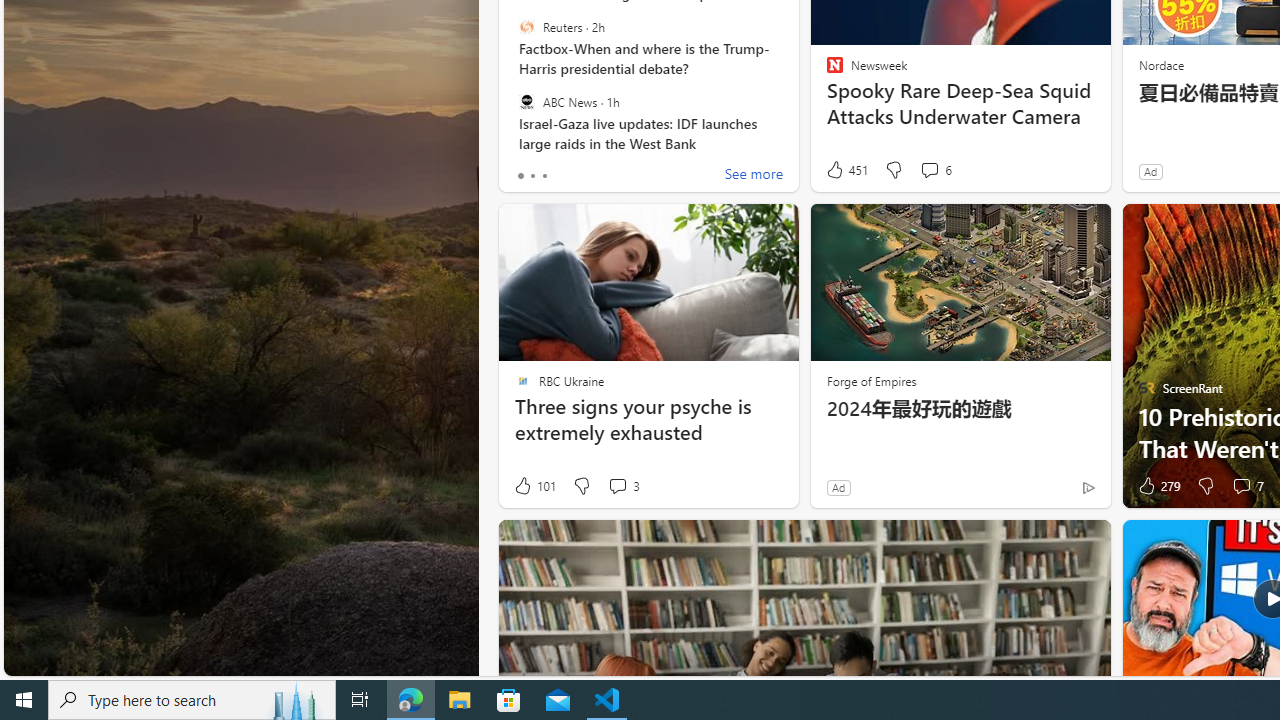 This screenshot has height=720, width=1280. Describe the element at coordinates (544, 175) in the screenshot. I see `'tab-2'` at that location.